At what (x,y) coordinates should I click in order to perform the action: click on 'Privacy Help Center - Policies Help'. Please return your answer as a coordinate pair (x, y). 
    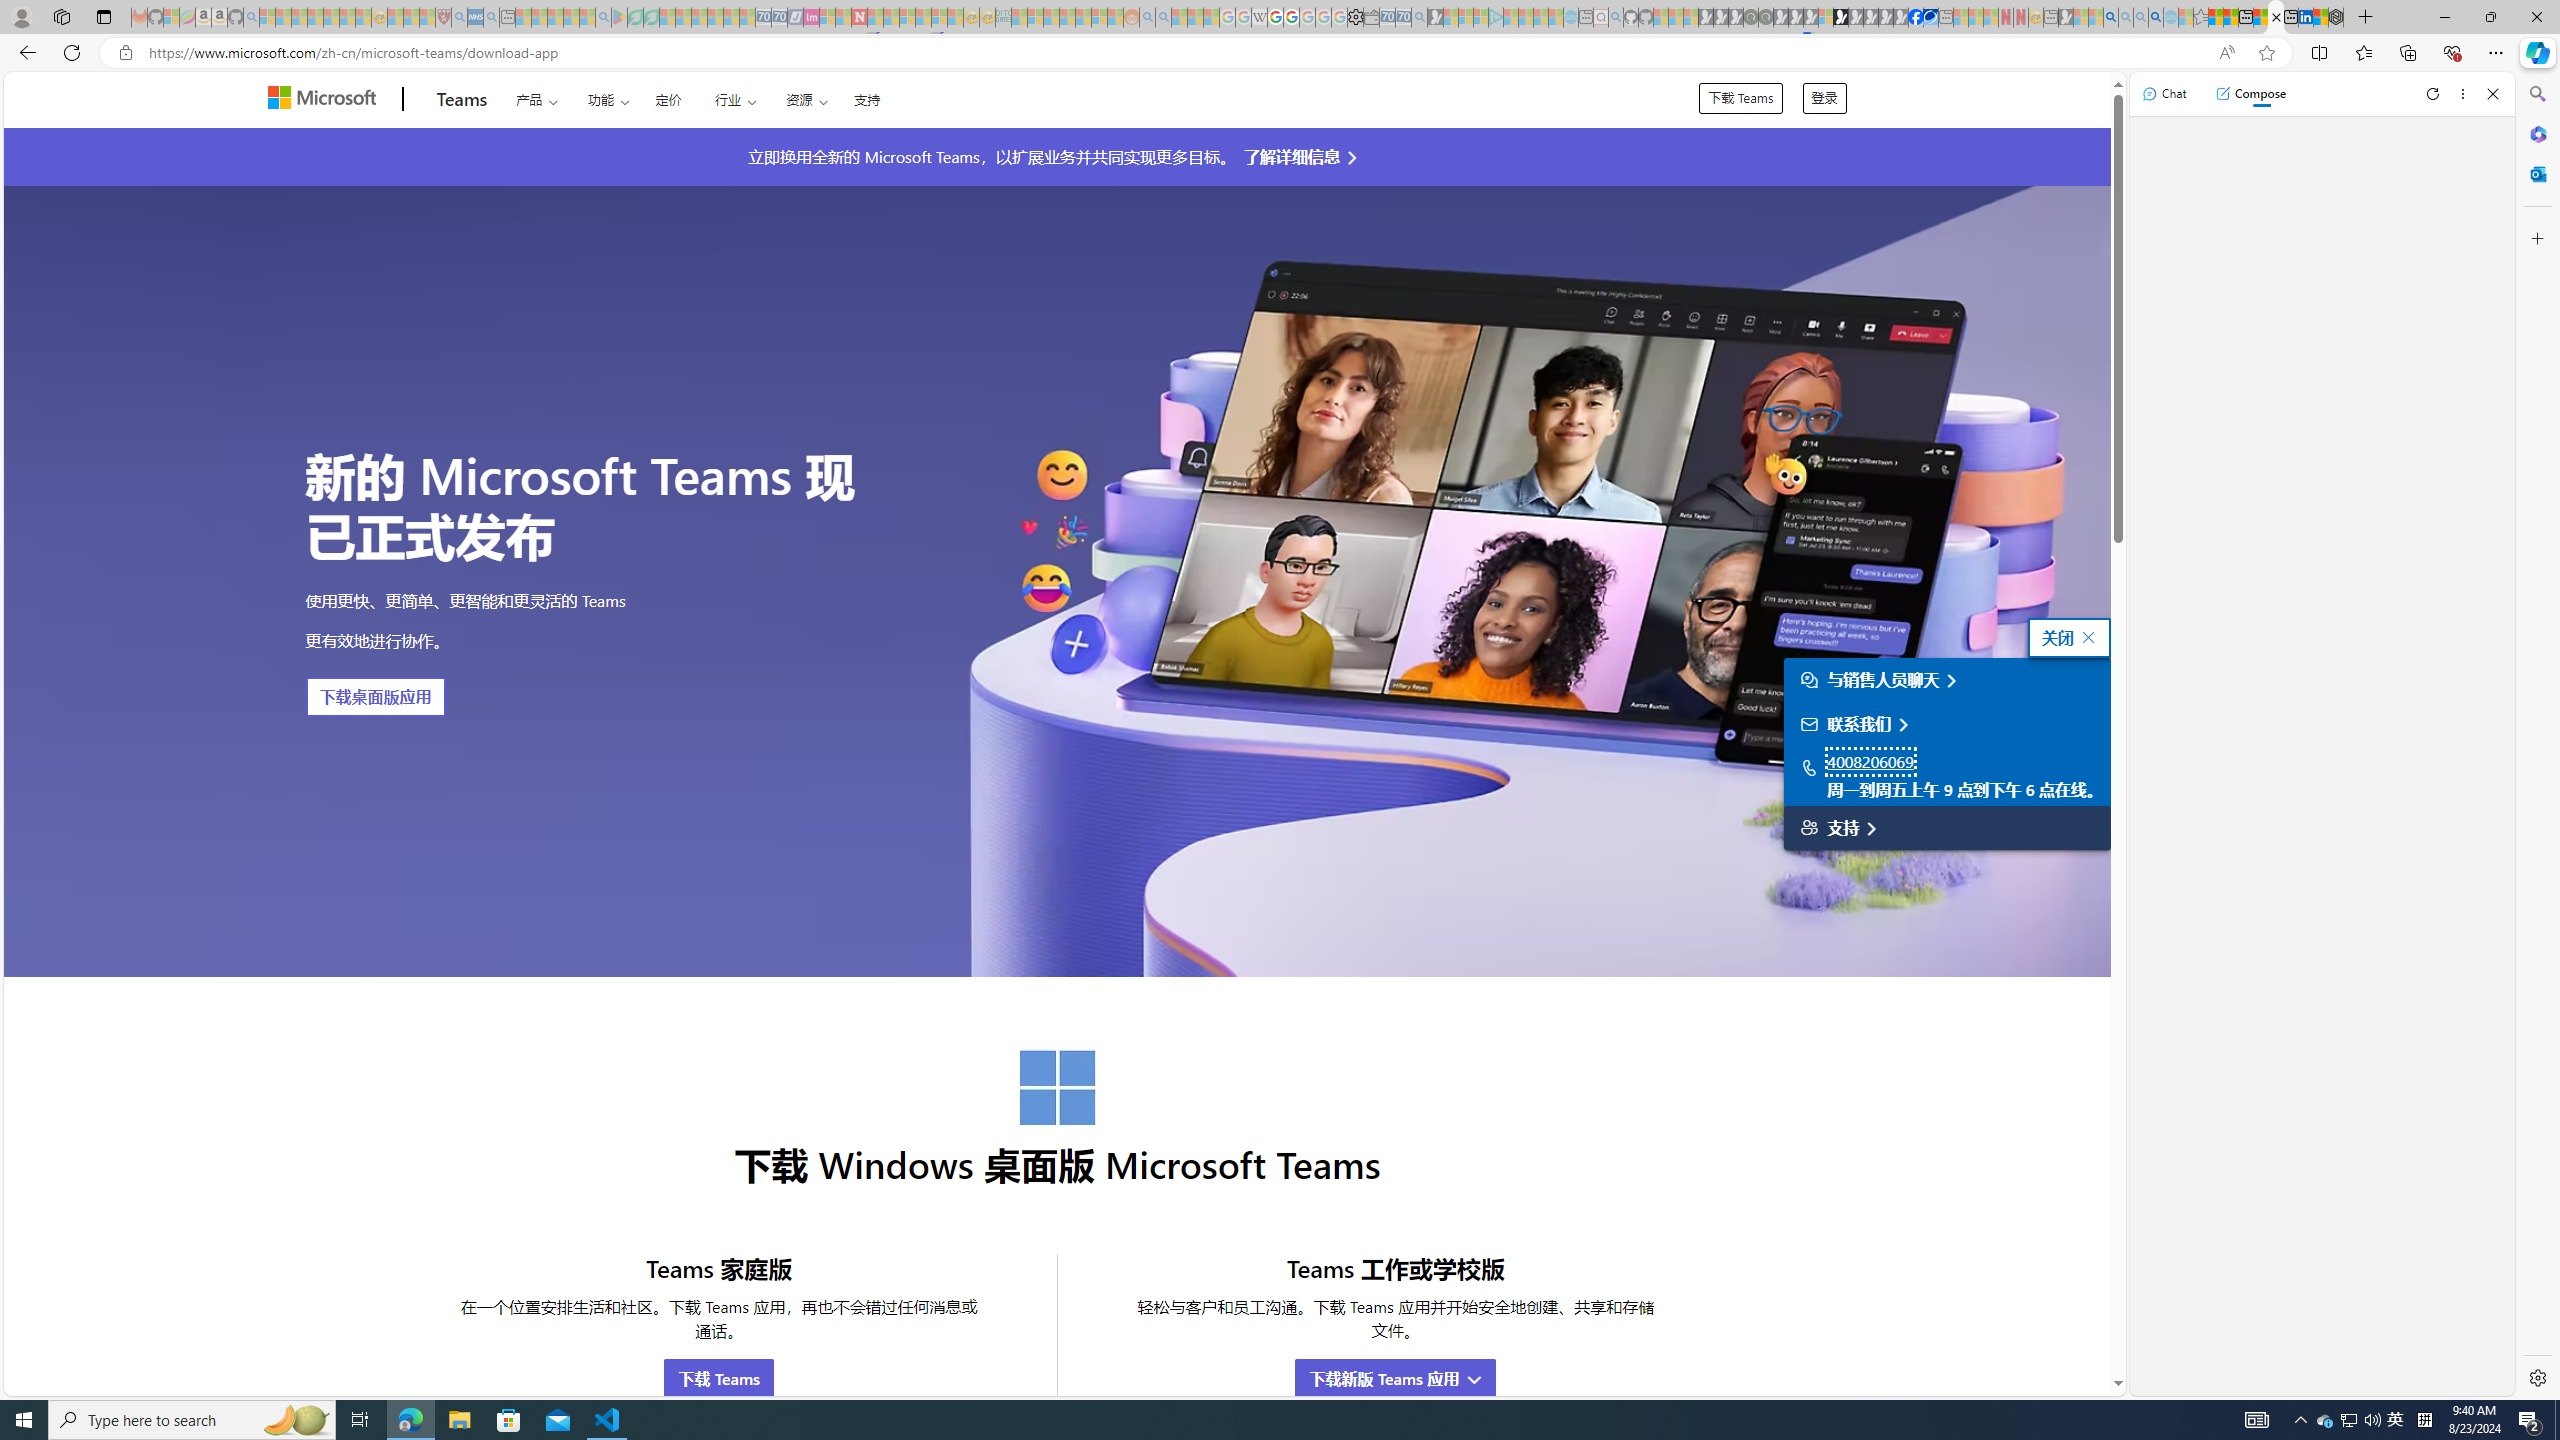
    Looking at the image, I should click on (1275, 16).